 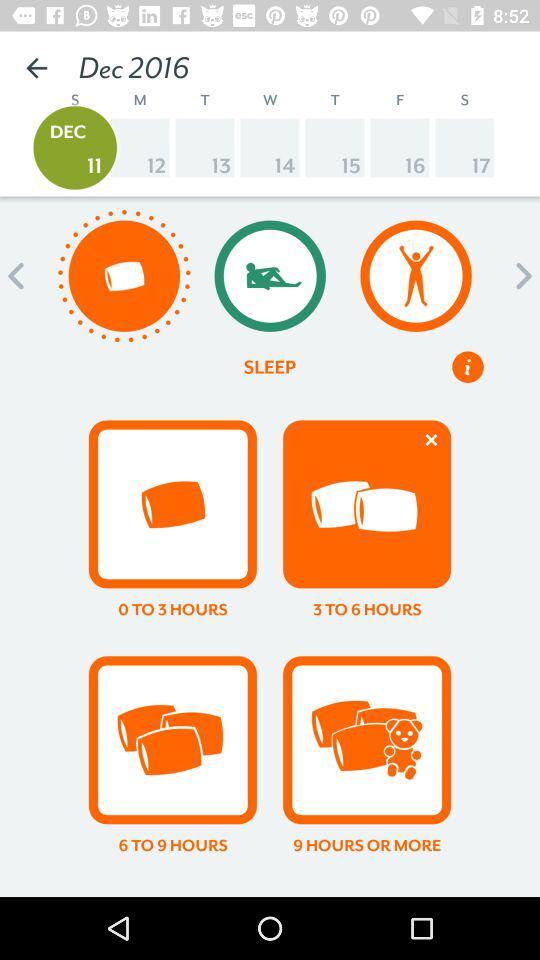 What do you see at coordinates (270, 859) in the screenshot?
I see `the star icon` at bounding box center [270, 859].